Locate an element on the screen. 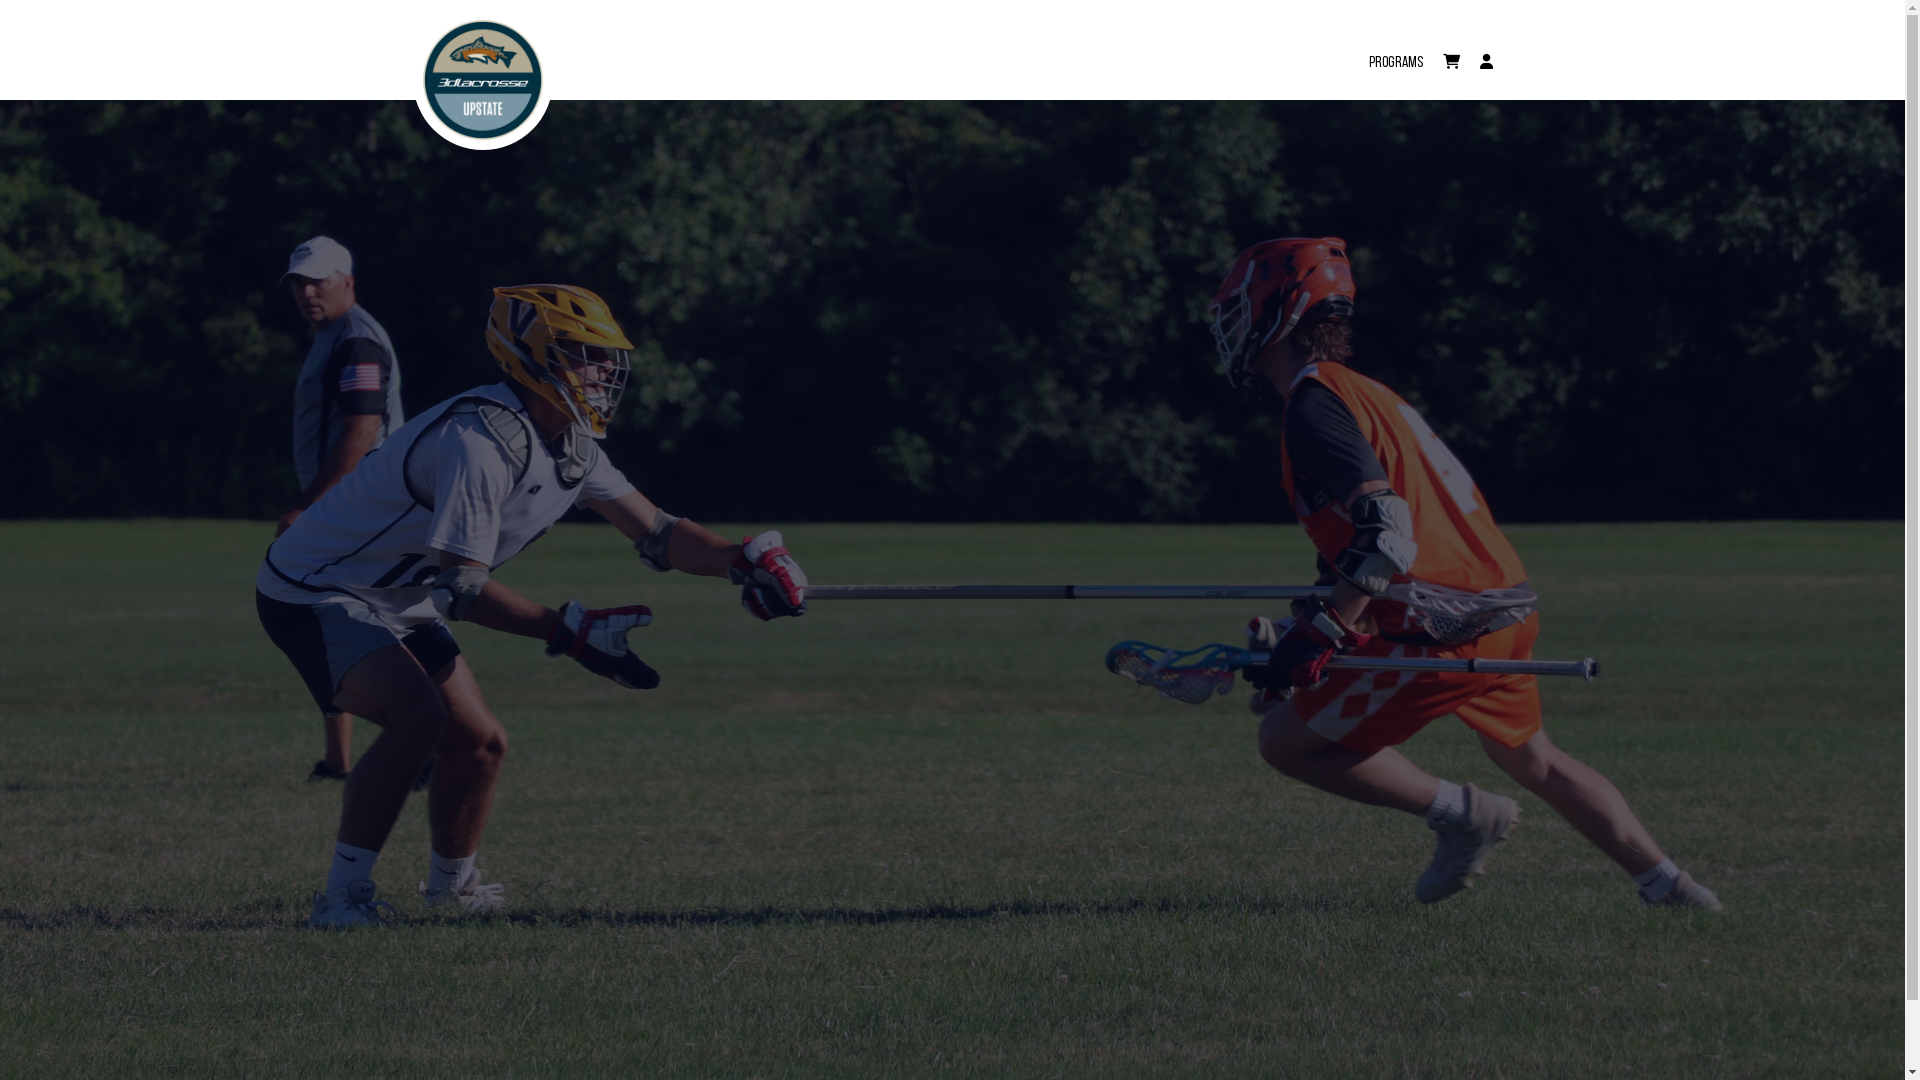  'Programs' is located at coordinates (1394, 49).